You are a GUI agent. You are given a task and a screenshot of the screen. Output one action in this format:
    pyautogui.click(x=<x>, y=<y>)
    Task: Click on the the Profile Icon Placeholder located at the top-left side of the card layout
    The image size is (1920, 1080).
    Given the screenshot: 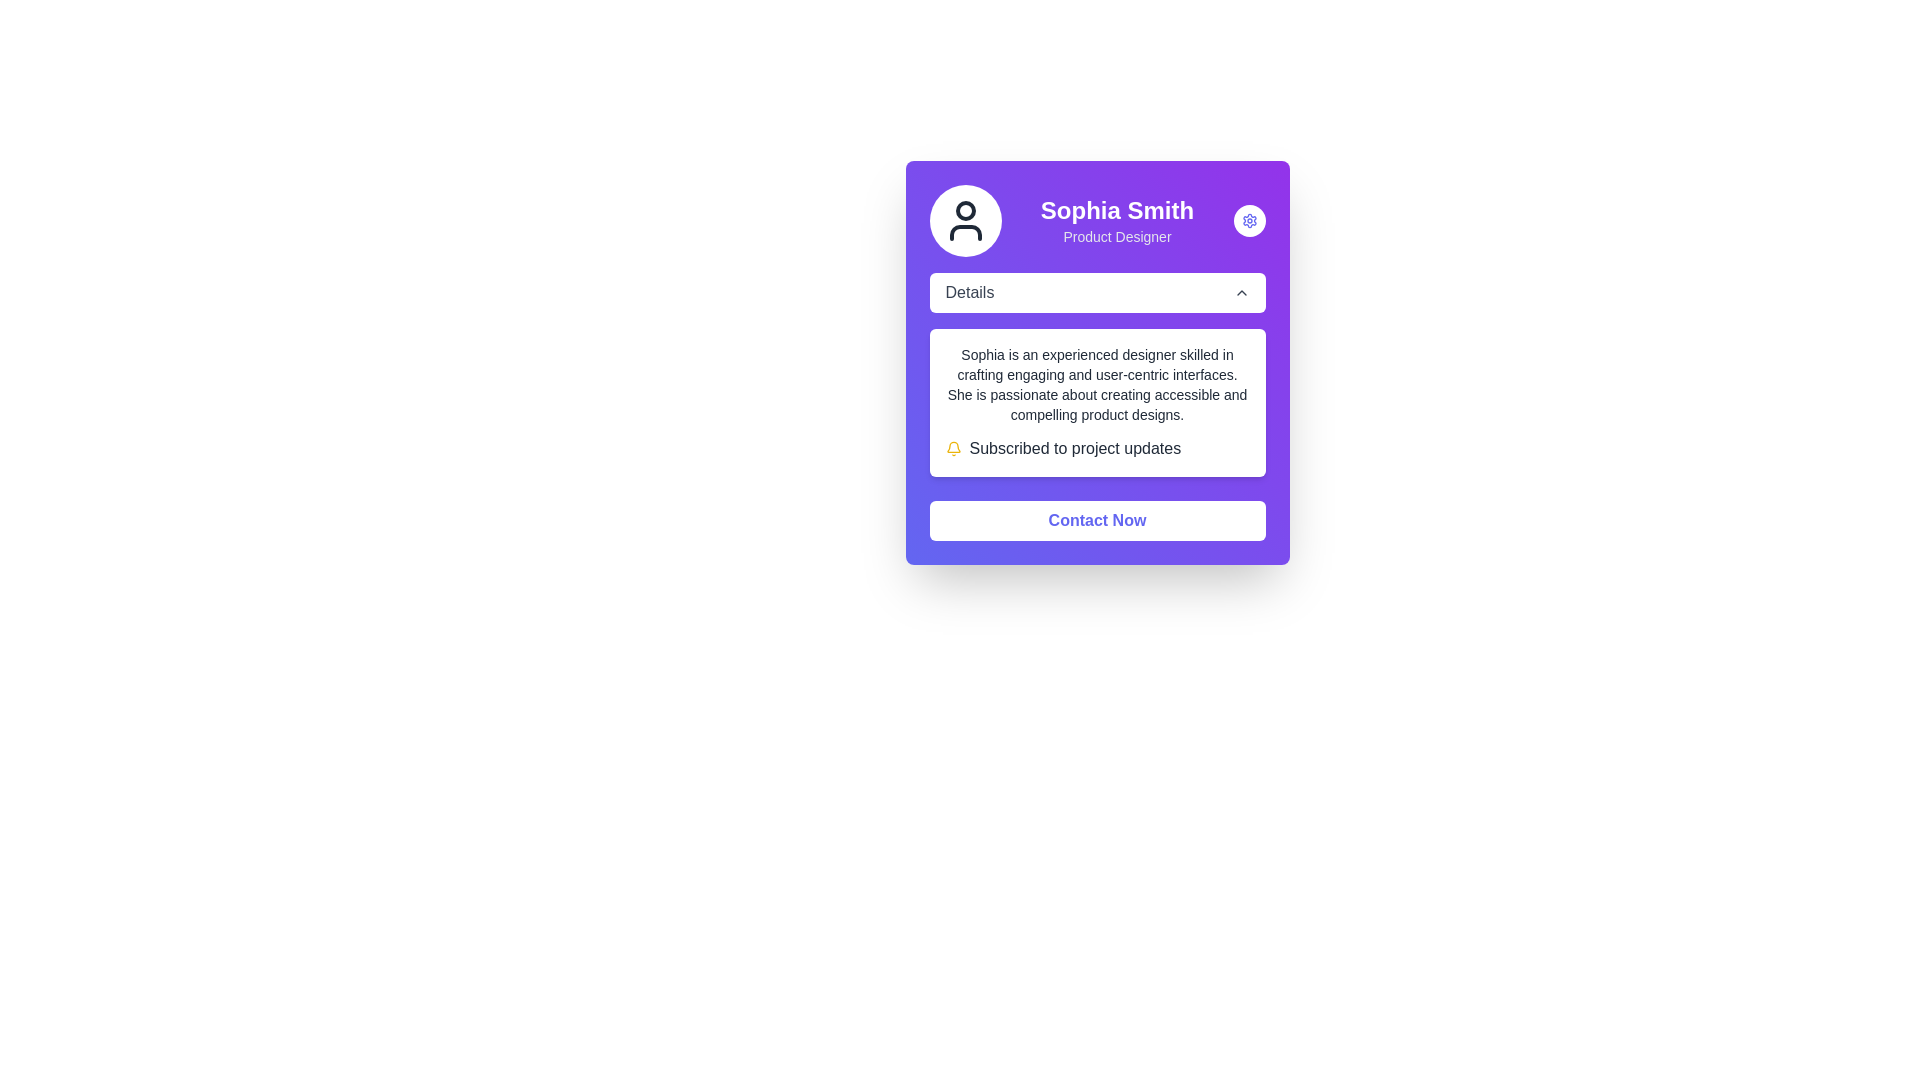 What is the action you would take?
    pyautogui.click(x=965, y=220)
    